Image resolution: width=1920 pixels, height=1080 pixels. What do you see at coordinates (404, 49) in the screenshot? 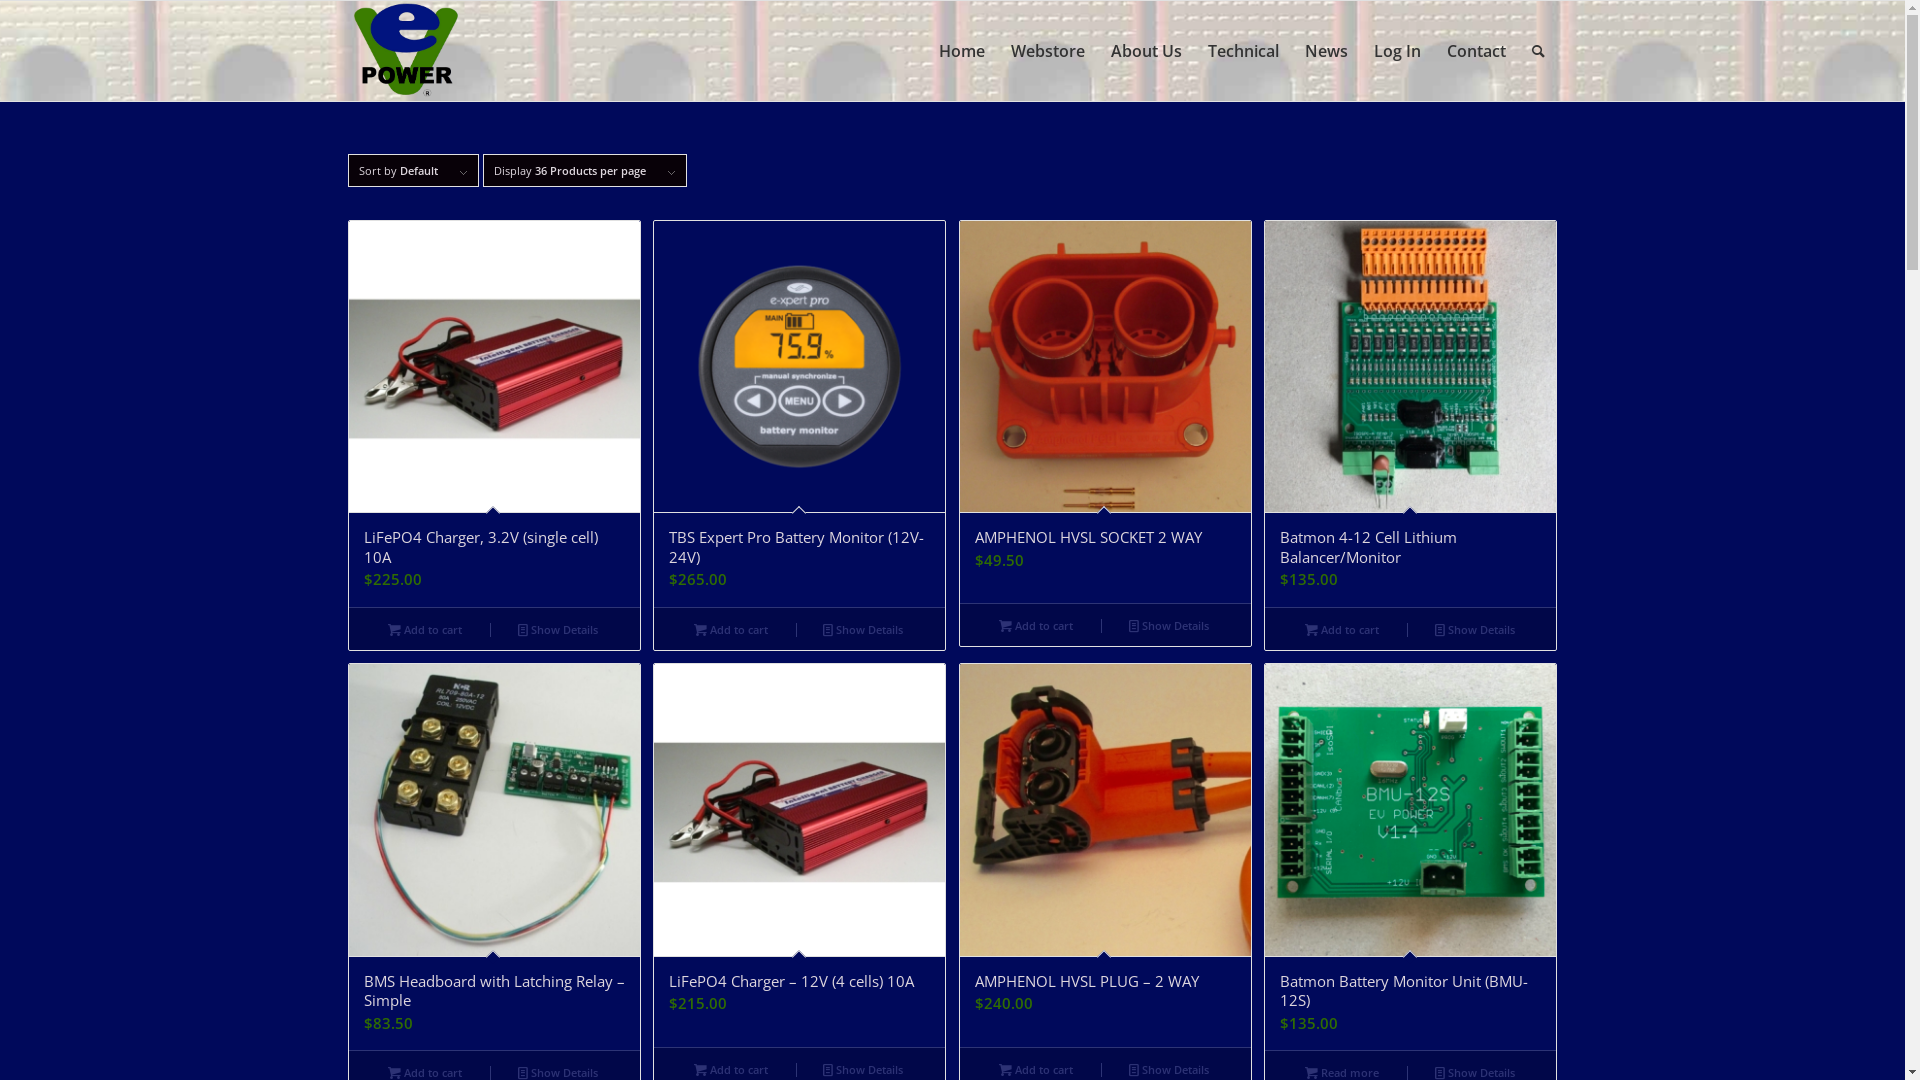
I see `'eV_power_web'` at bounding box center [404, 49].